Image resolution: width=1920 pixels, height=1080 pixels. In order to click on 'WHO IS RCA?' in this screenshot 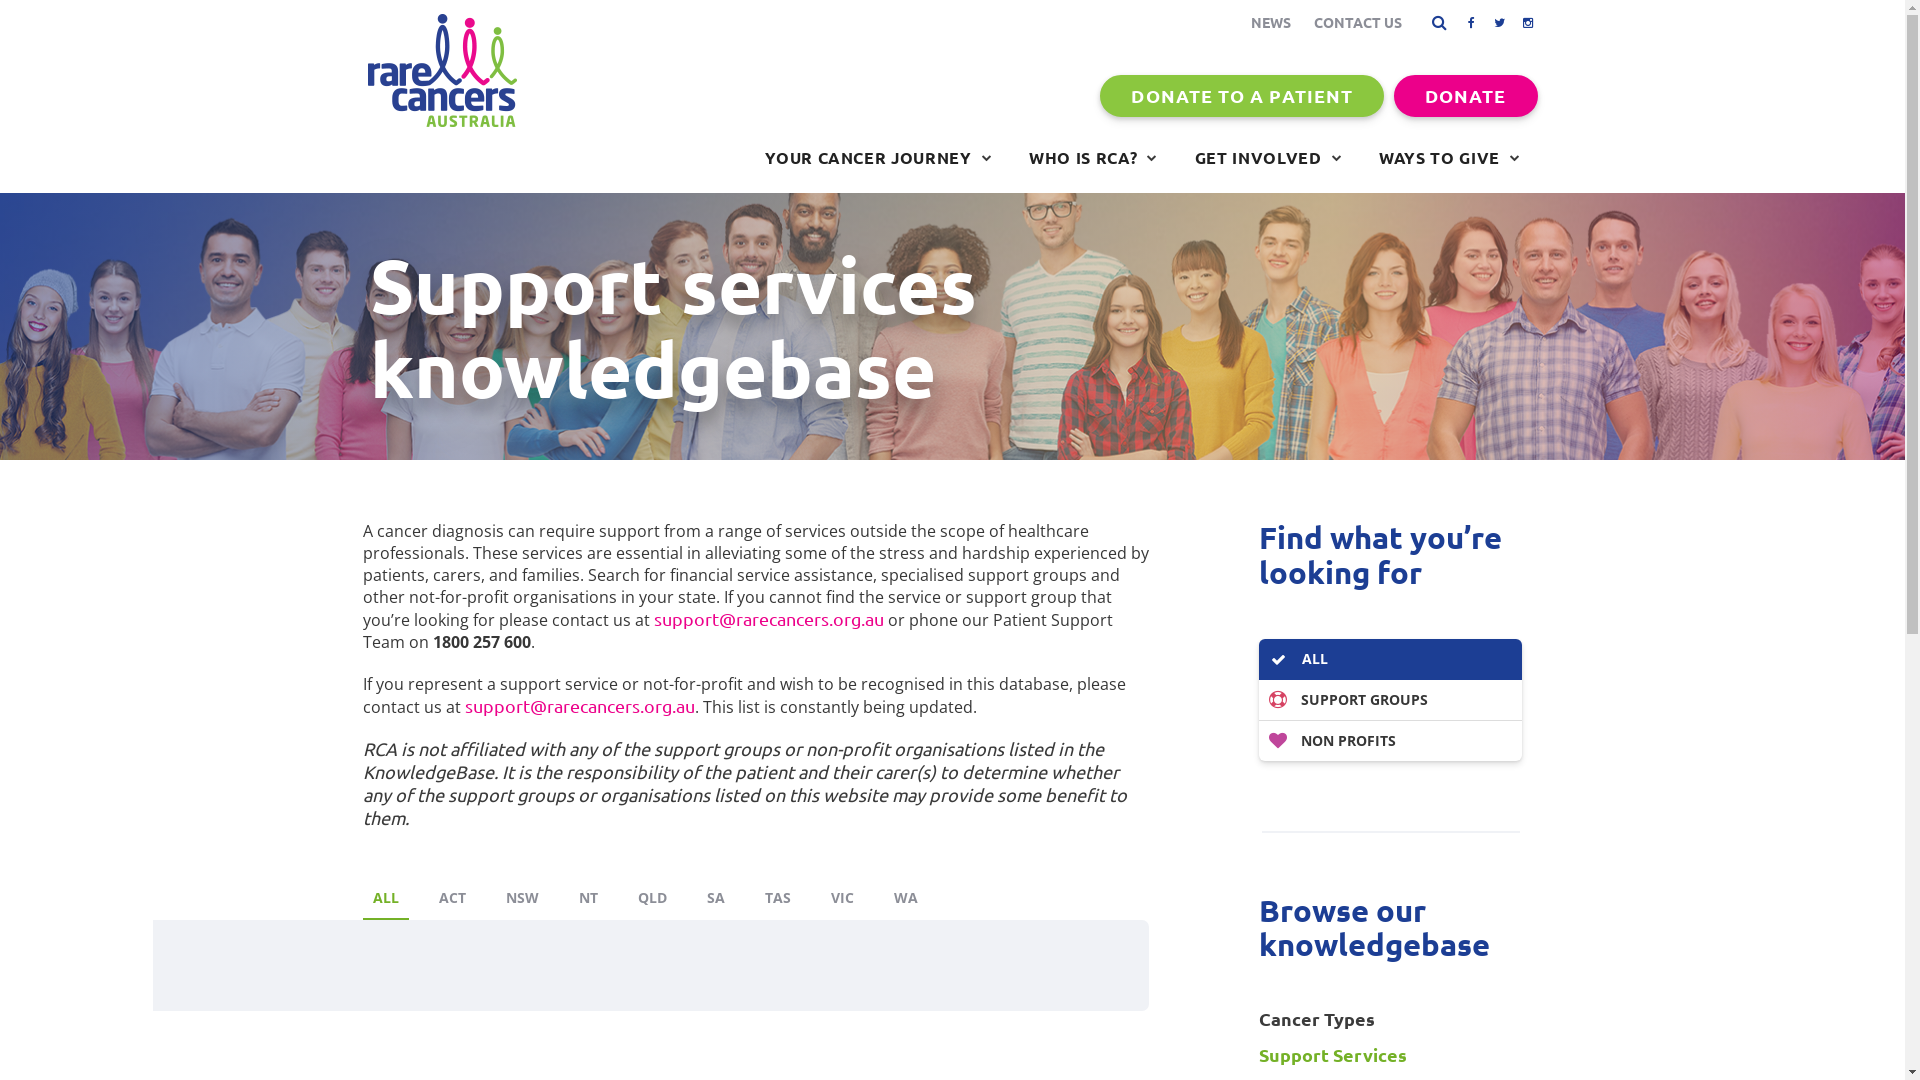, I will do `click(1092, 157)`.